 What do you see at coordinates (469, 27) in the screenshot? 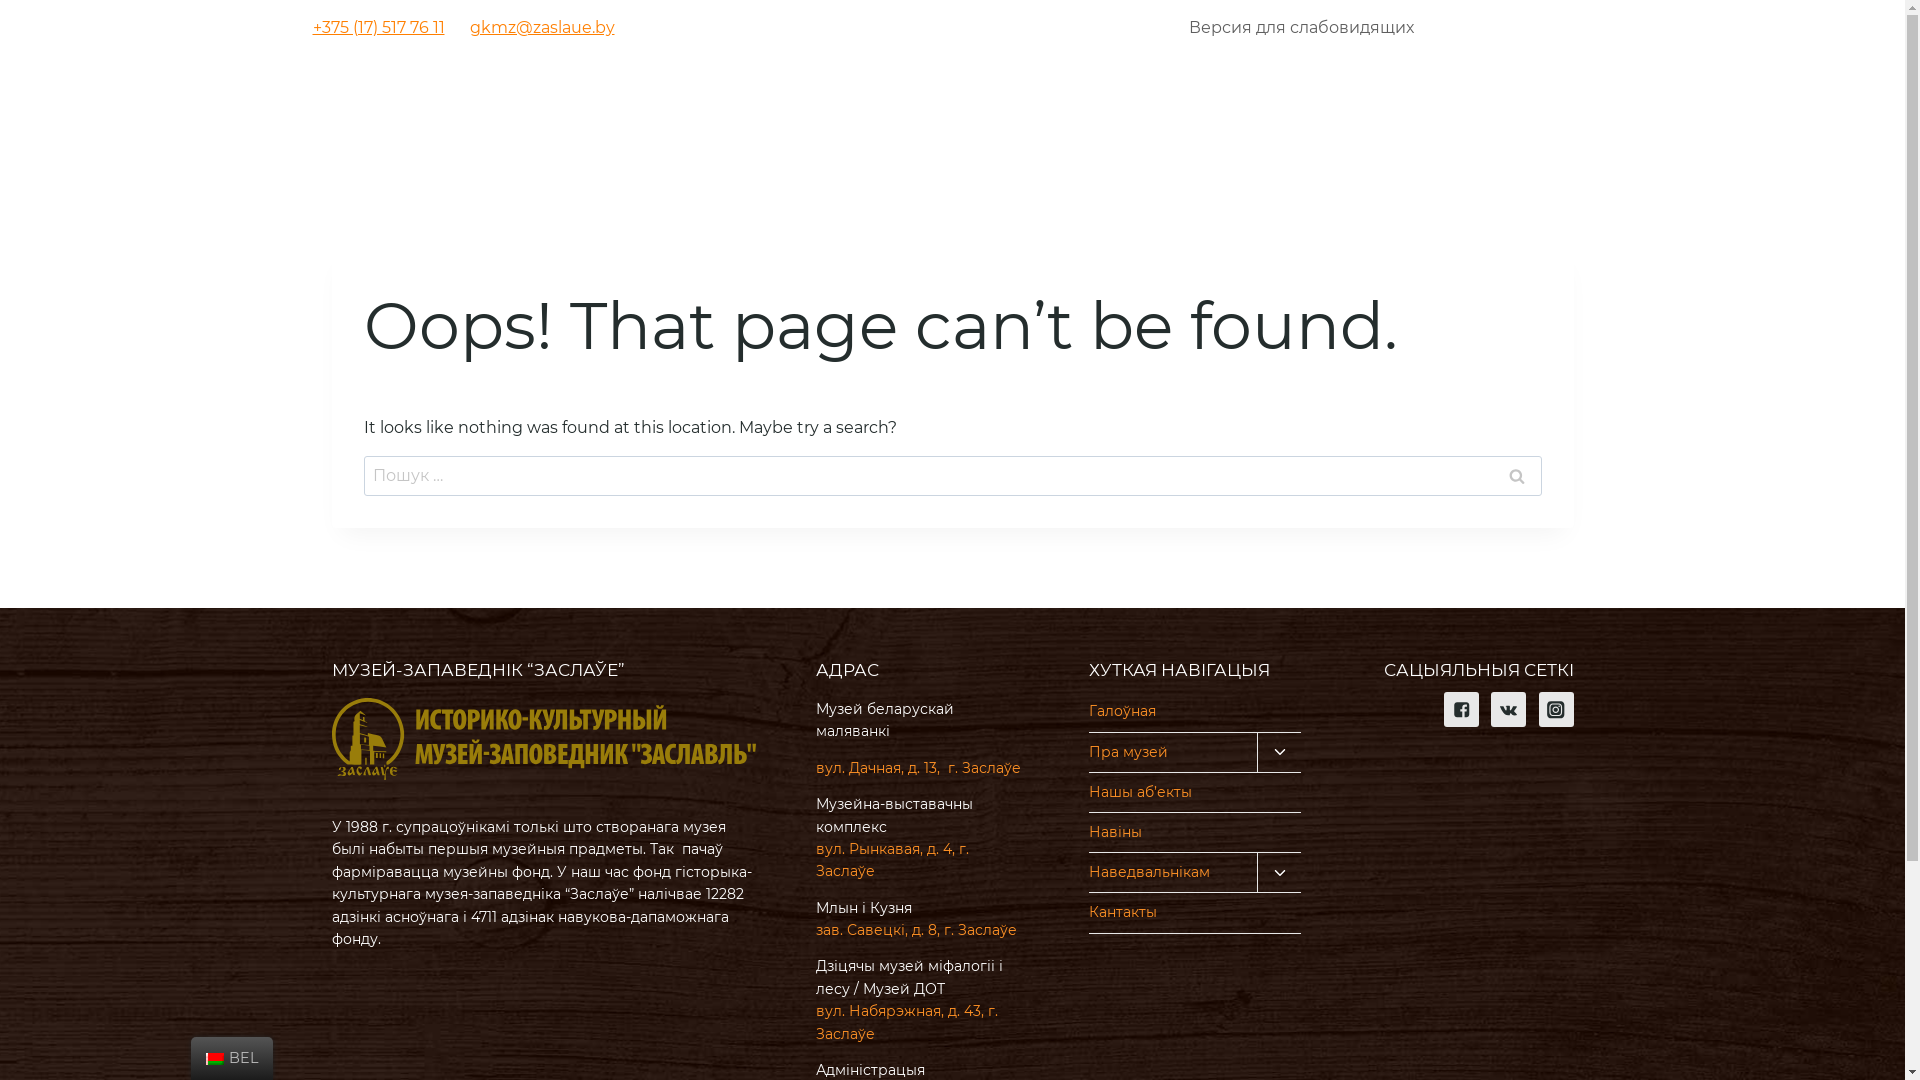
I see `'gkmz@zaslaue.by'` at bounding box center [469, 27].